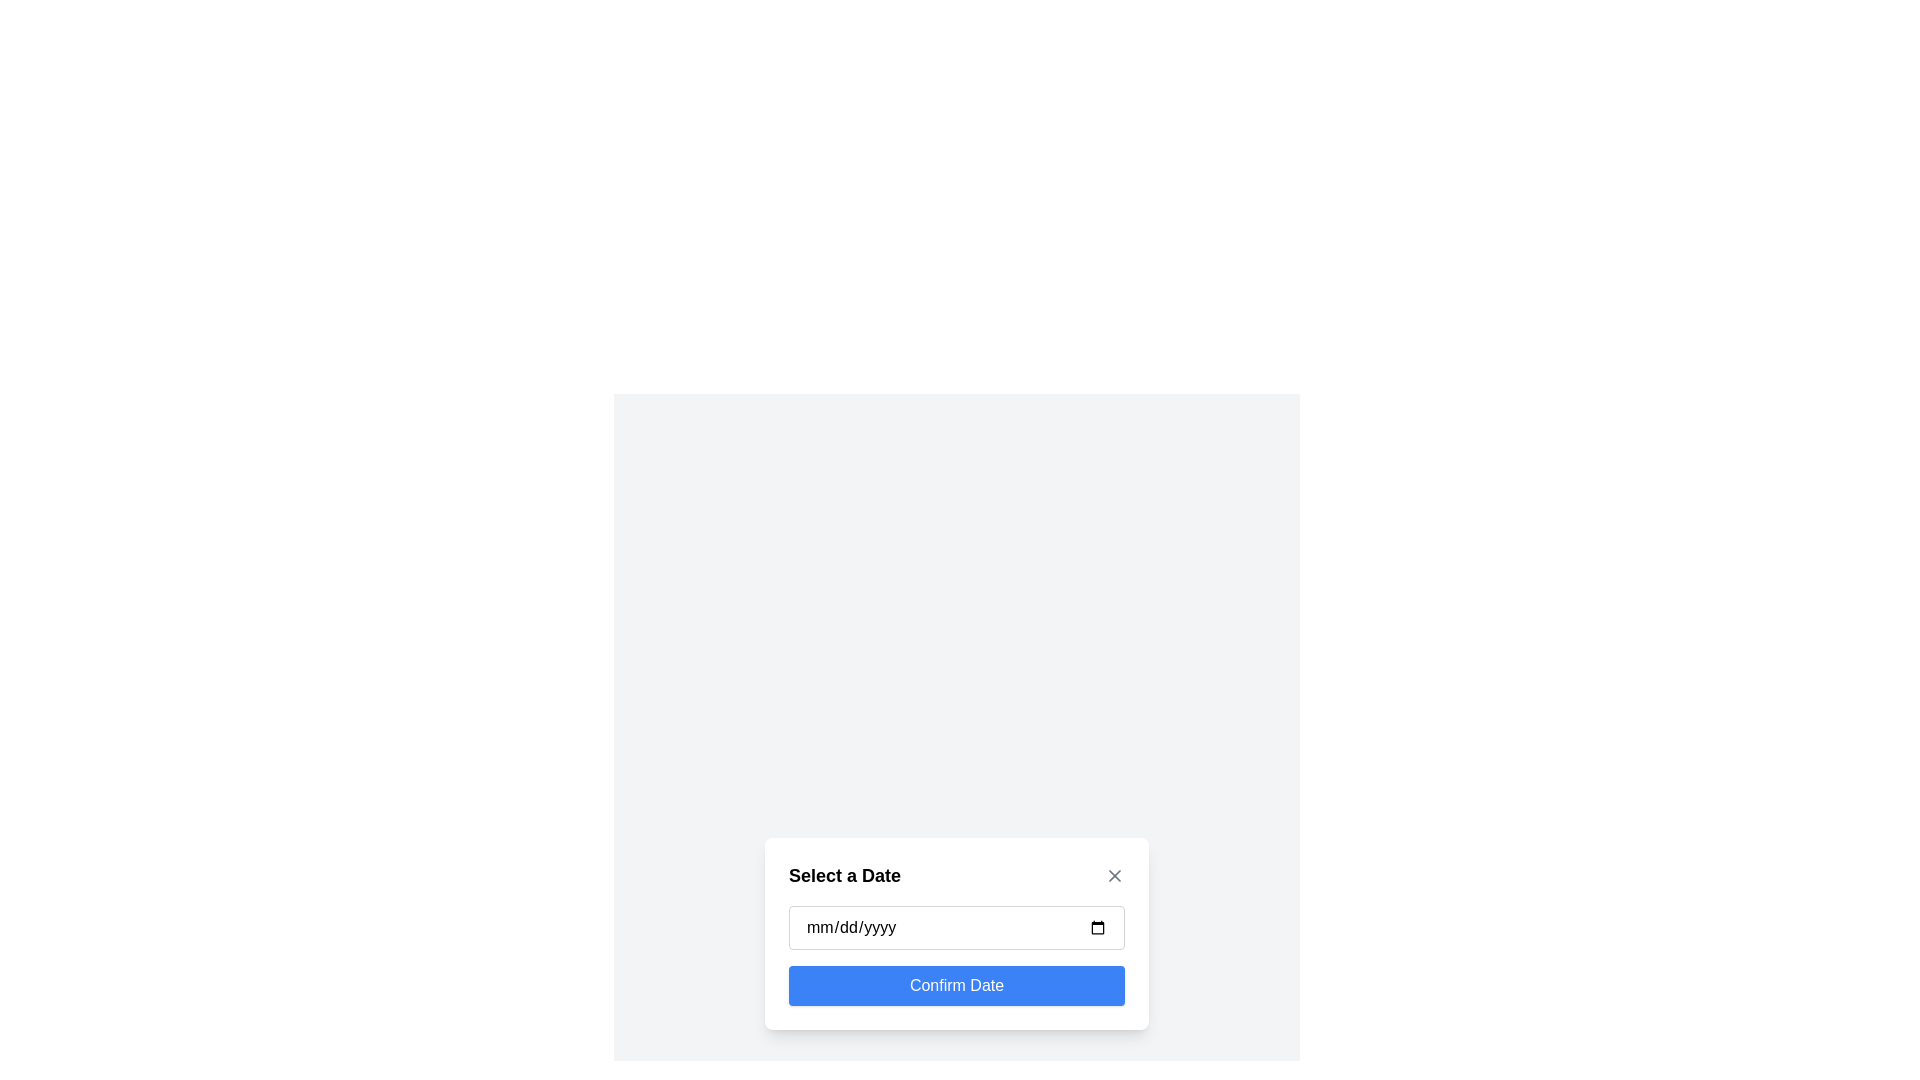 Image resolution: width=1920 pixels, height=1080 pixels. I want to click on the header text label of the date selection modal, which is located at the top-left of the modal, above the date input field, so click(844, 874).